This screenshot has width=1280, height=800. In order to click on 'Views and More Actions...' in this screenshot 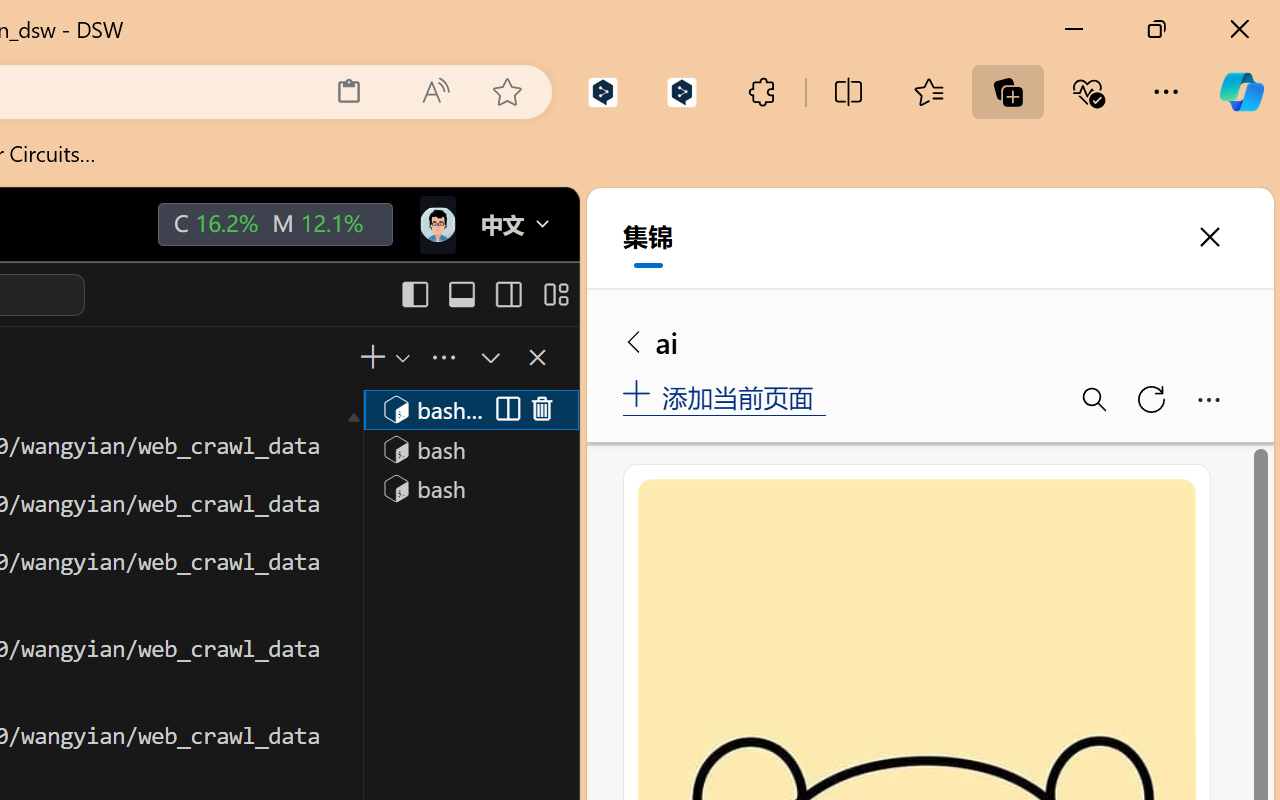, I will do `click(441, 357)`.